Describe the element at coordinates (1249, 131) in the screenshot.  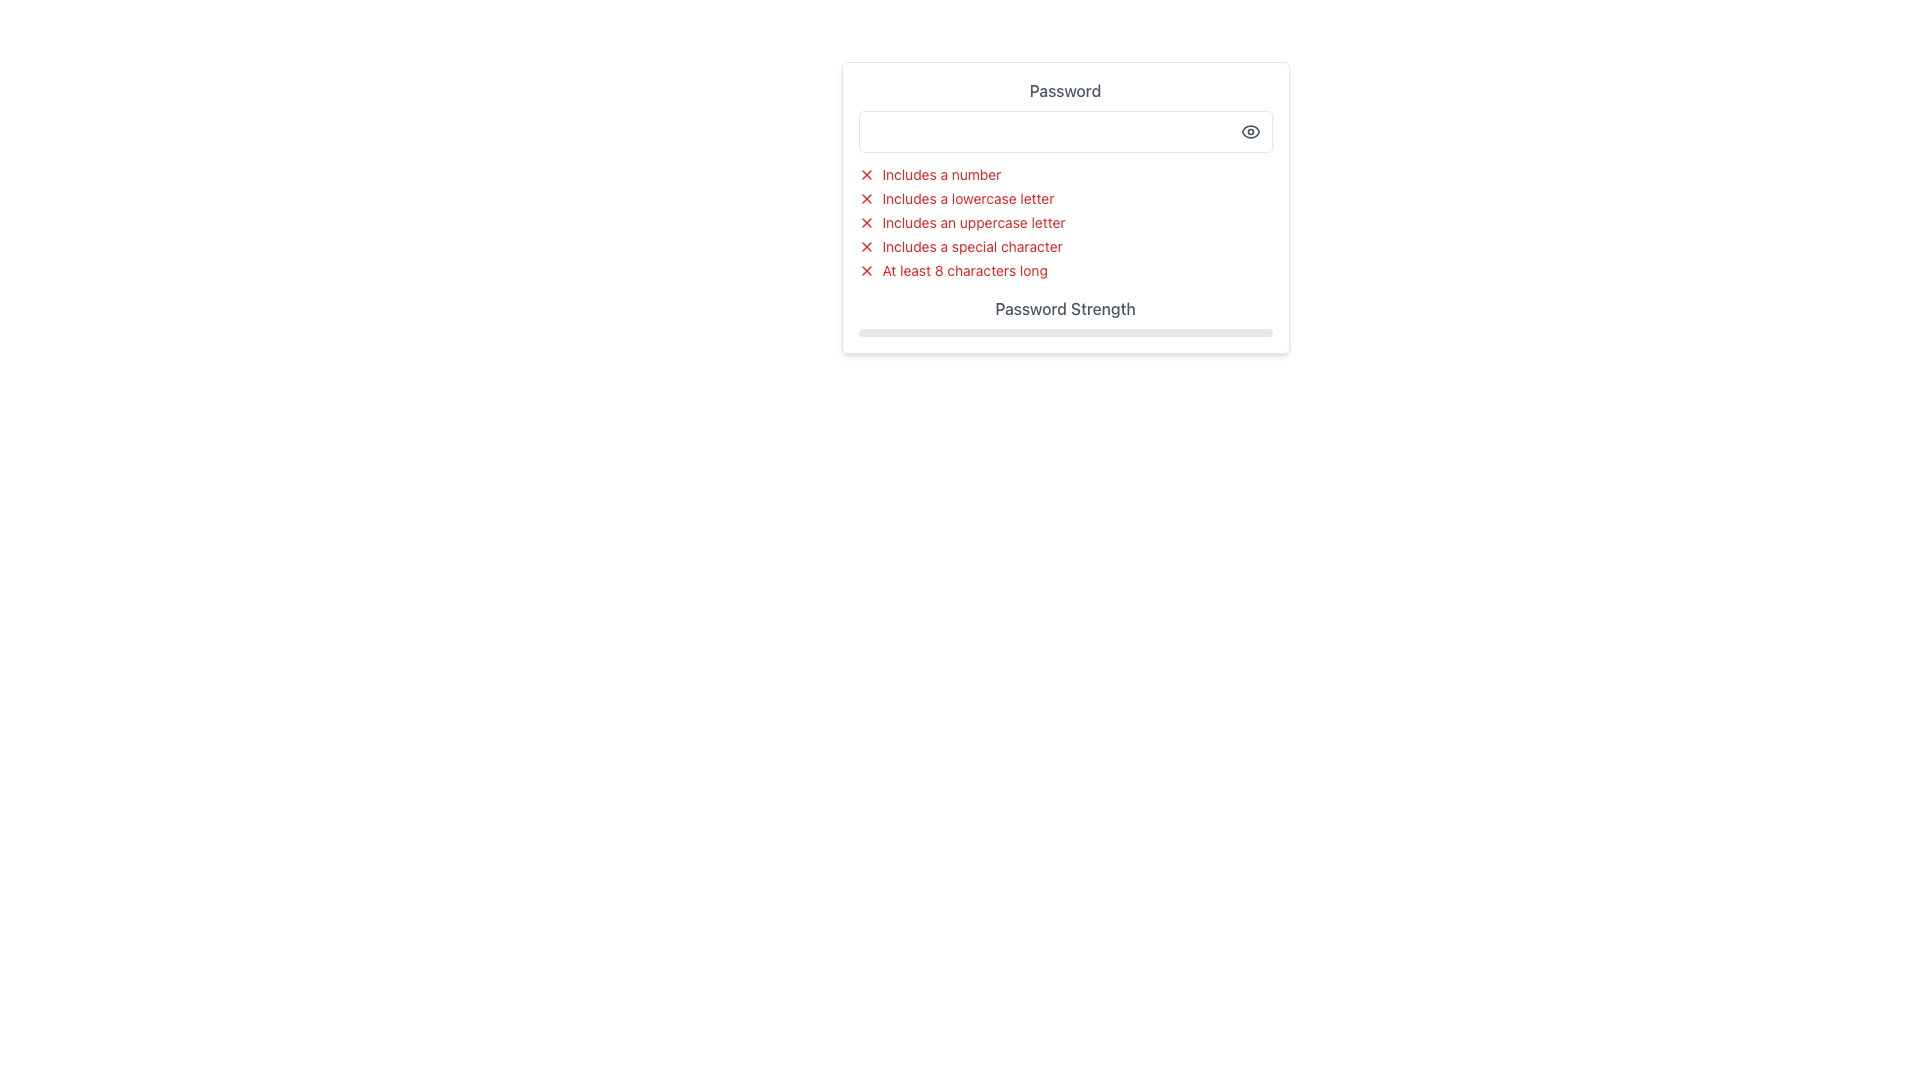
I see `the button containing the eye icon` at that location.